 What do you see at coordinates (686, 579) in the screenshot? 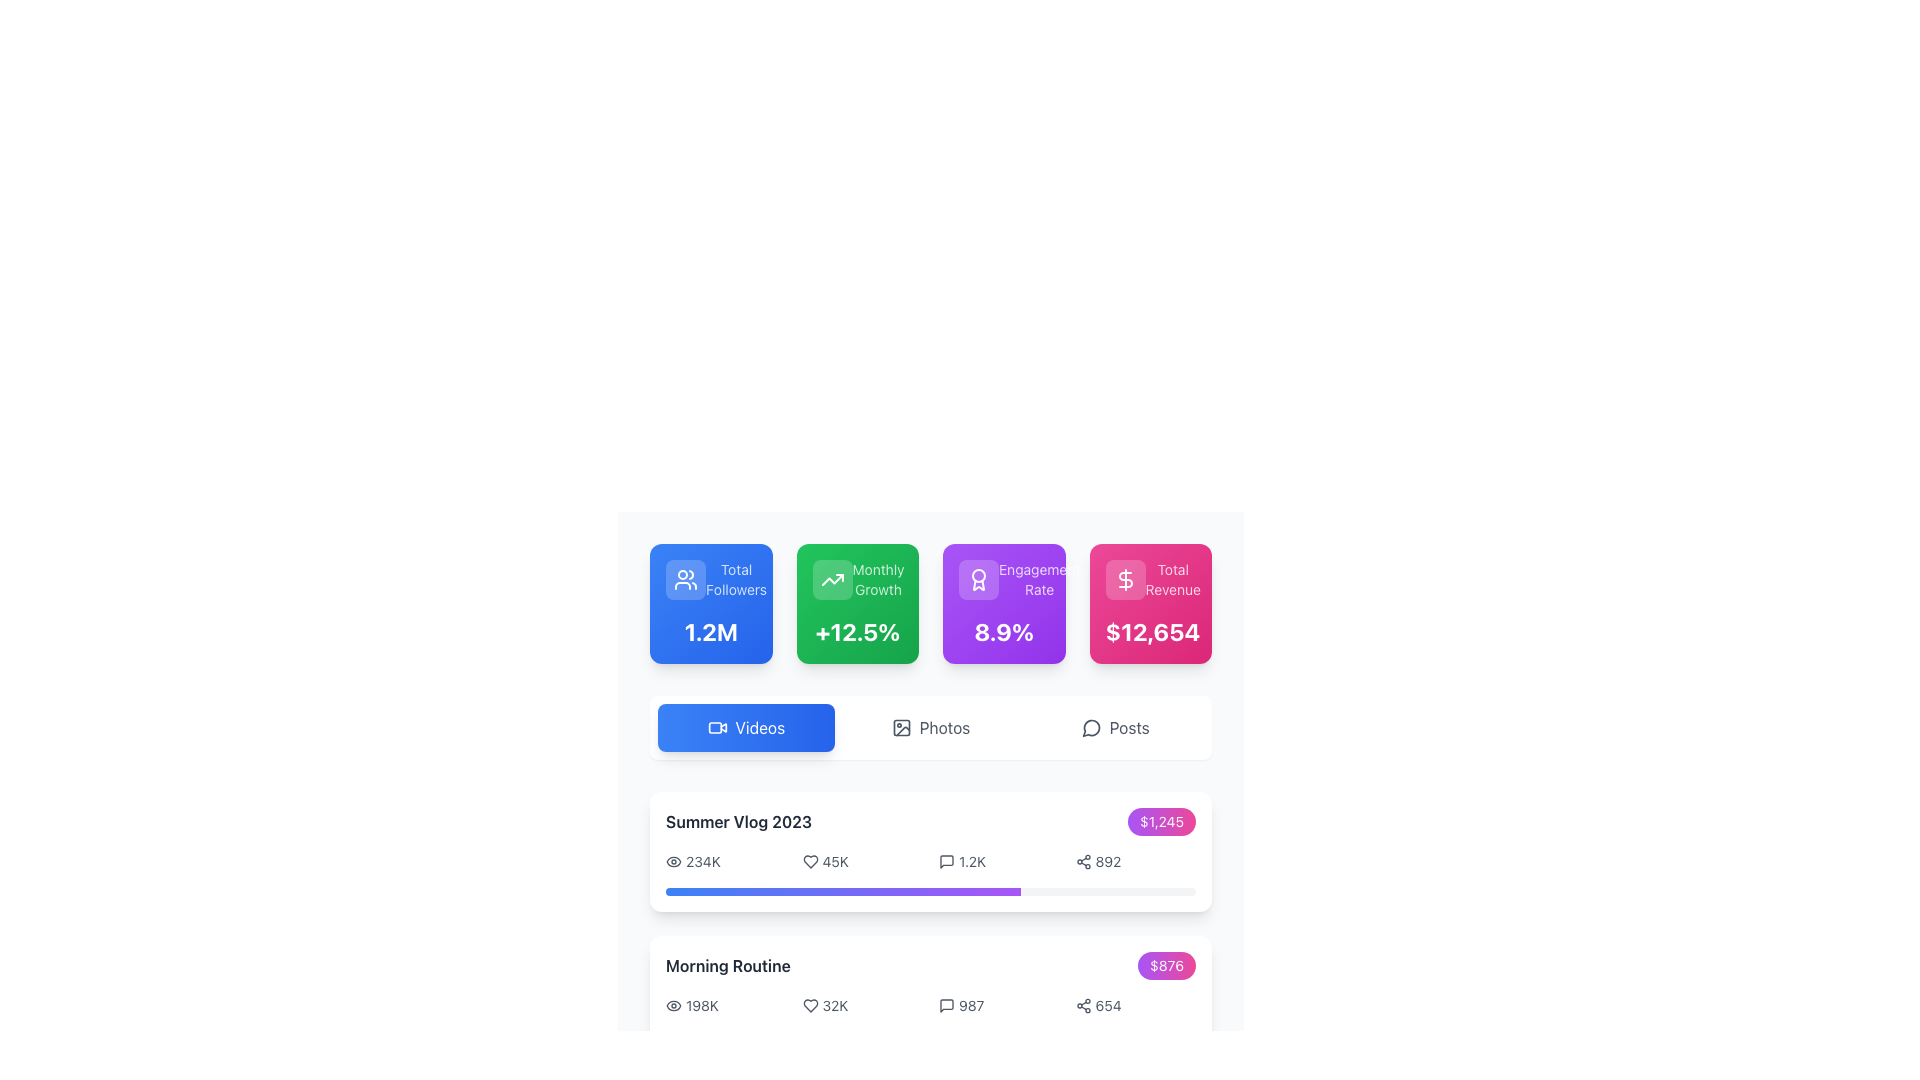
I see `the icon depicting two abstract user figures on a blue circular background located in the top-left tile` at bounding box center [686, 579].